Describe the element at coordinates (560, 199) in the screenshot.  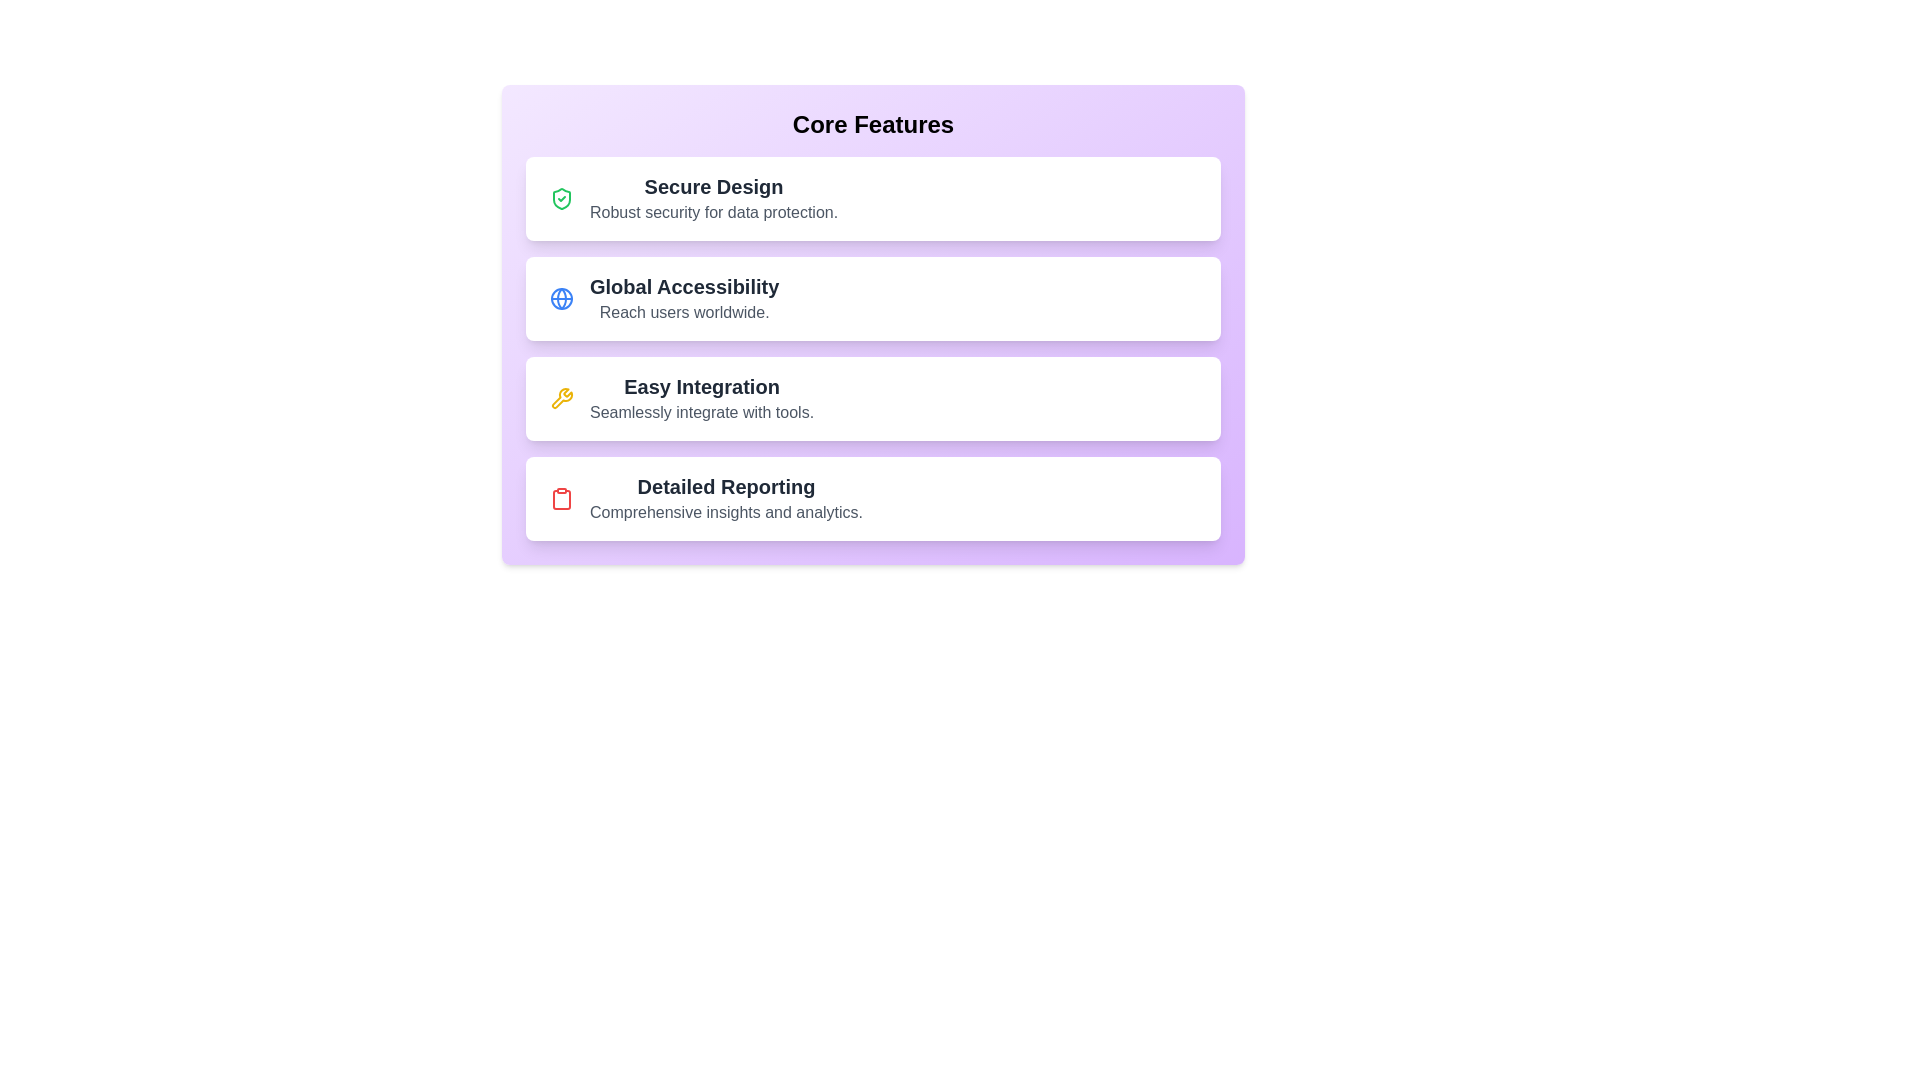
I see `the icon for Secure Design to display additional information` at that location.